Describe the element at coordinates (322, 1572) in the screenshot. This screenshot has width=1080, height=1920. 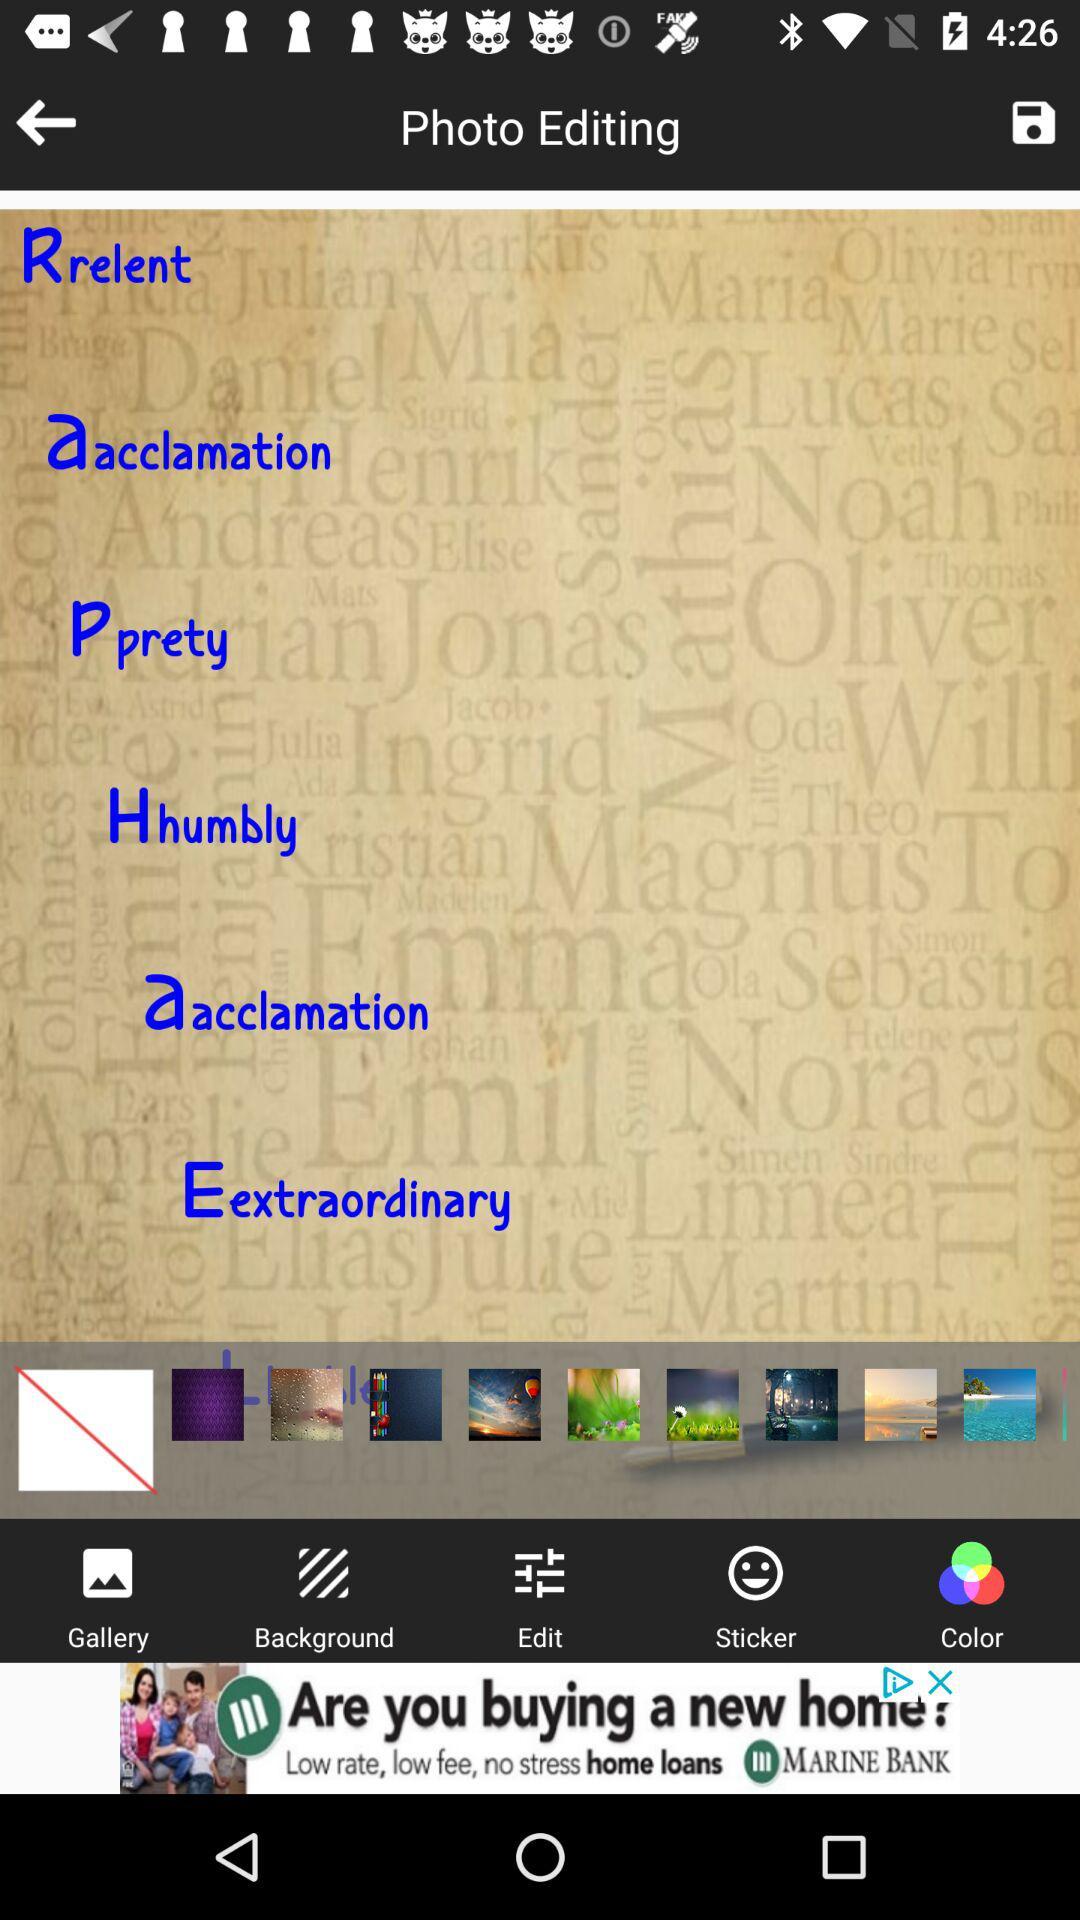
I see `the edit icon` at that location.